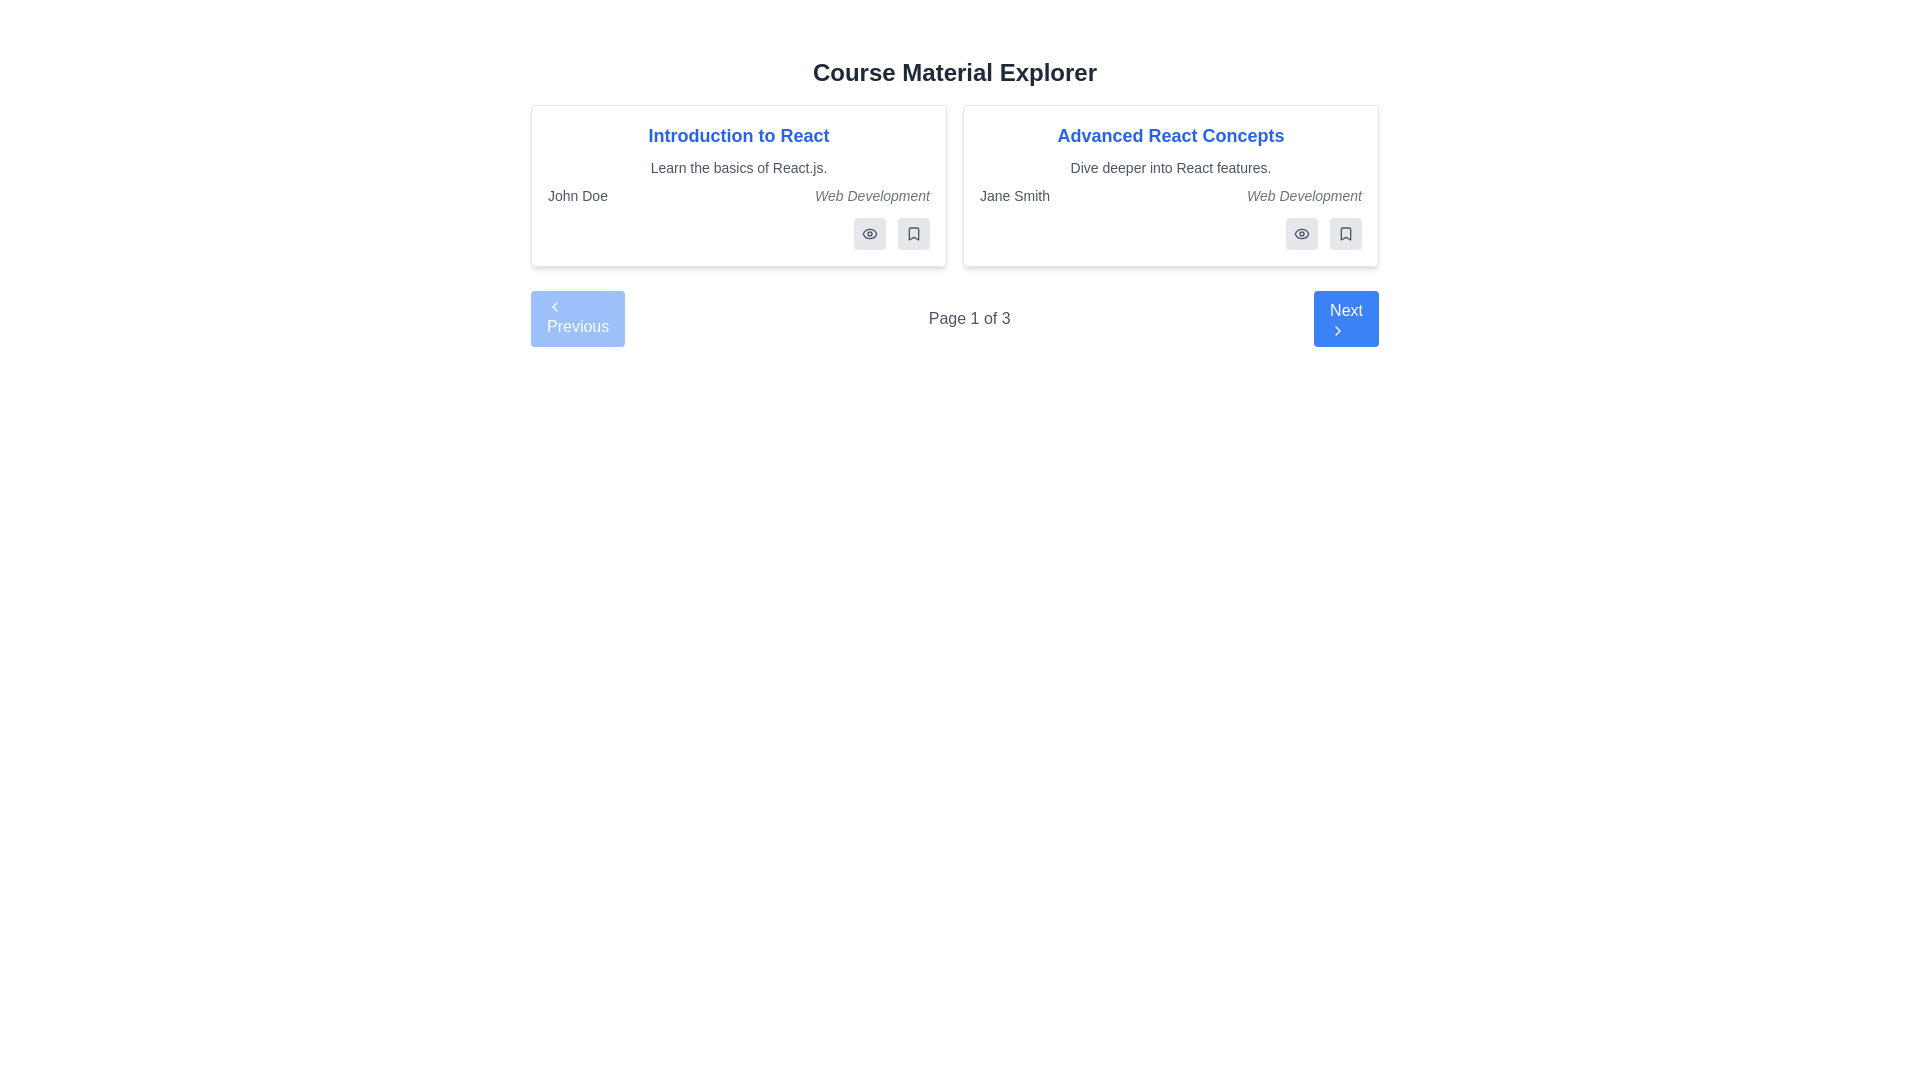 The width and height of the screenshot is (1920, 1080). What do you see at coordinates (912, 233) in the screenshot?
I see `the bookmark icon in the bottom-right corner of the 'Advanced React Concepts' card` at bounding box center [912, 233].